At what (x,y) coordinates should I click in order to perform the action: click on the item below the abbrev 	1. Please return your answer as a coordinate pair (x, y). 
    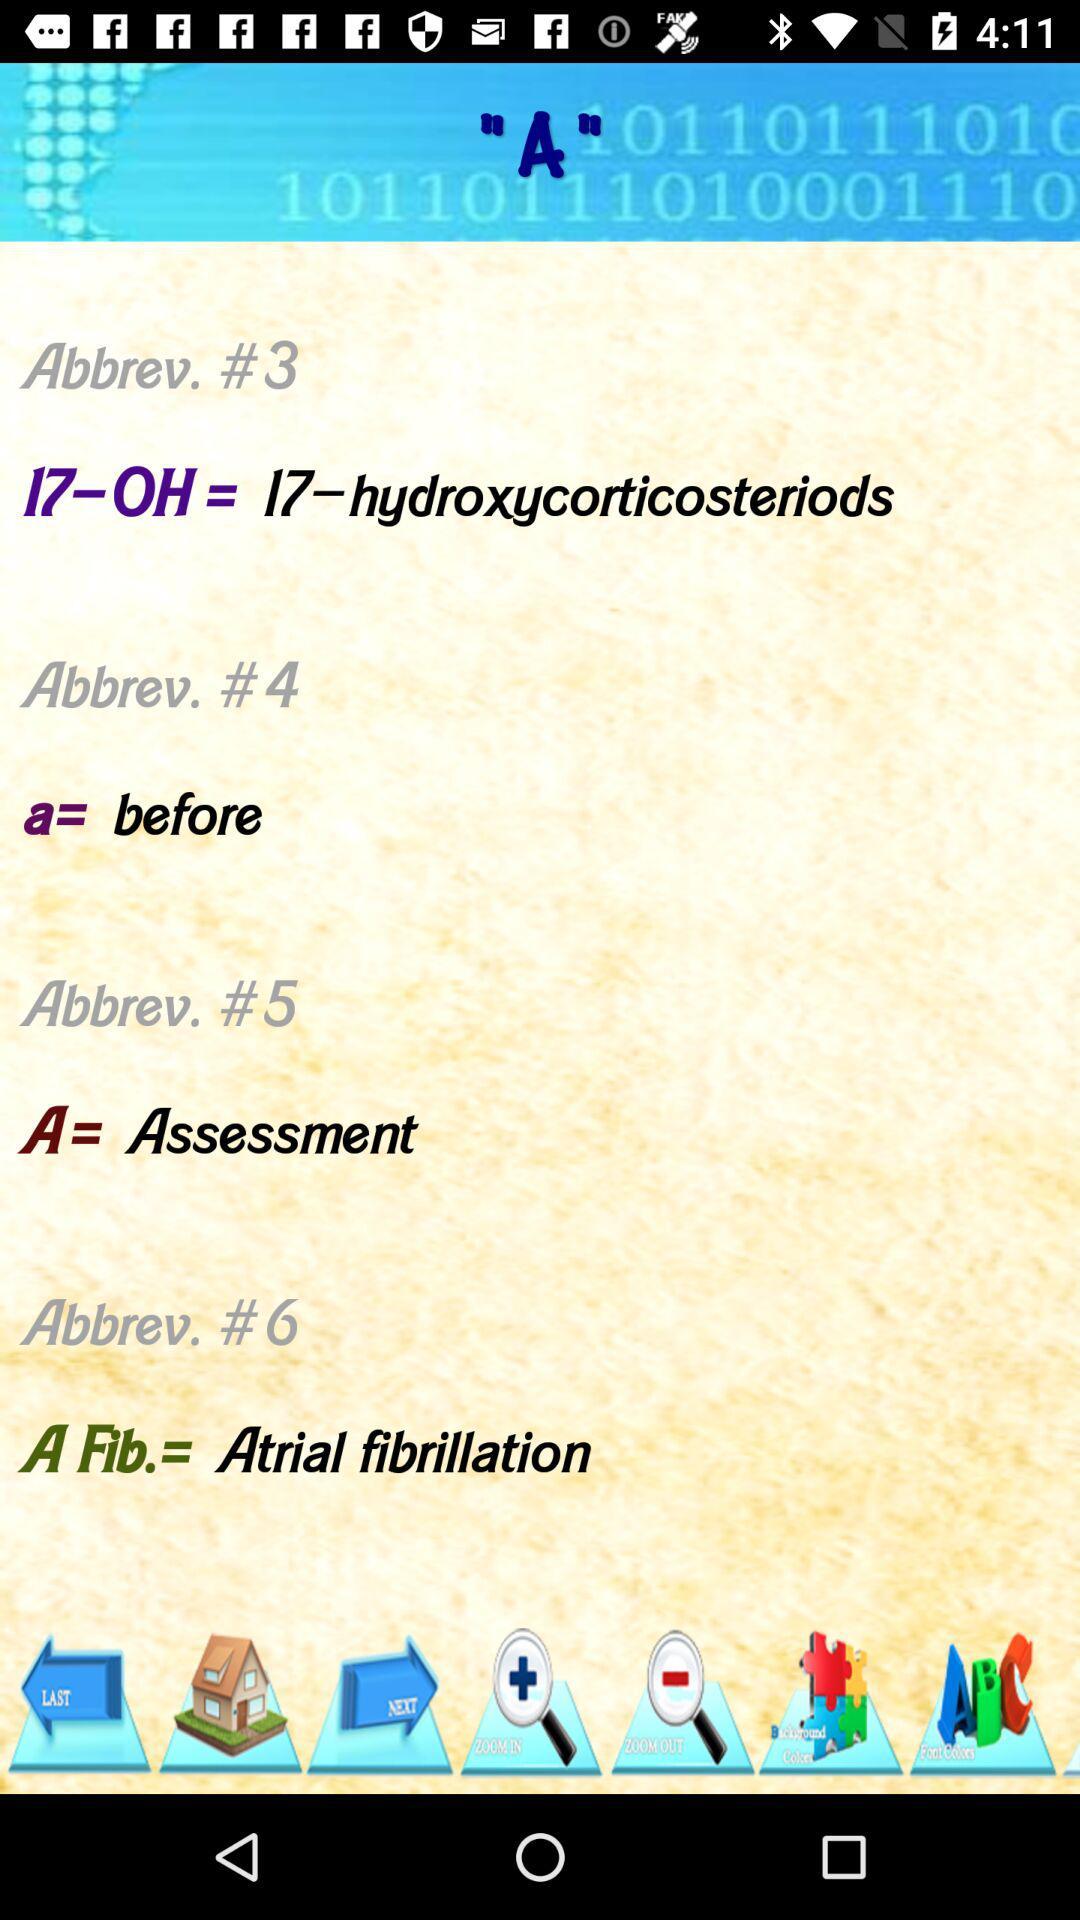
    Looking at the image, I should click on (77, 1702).